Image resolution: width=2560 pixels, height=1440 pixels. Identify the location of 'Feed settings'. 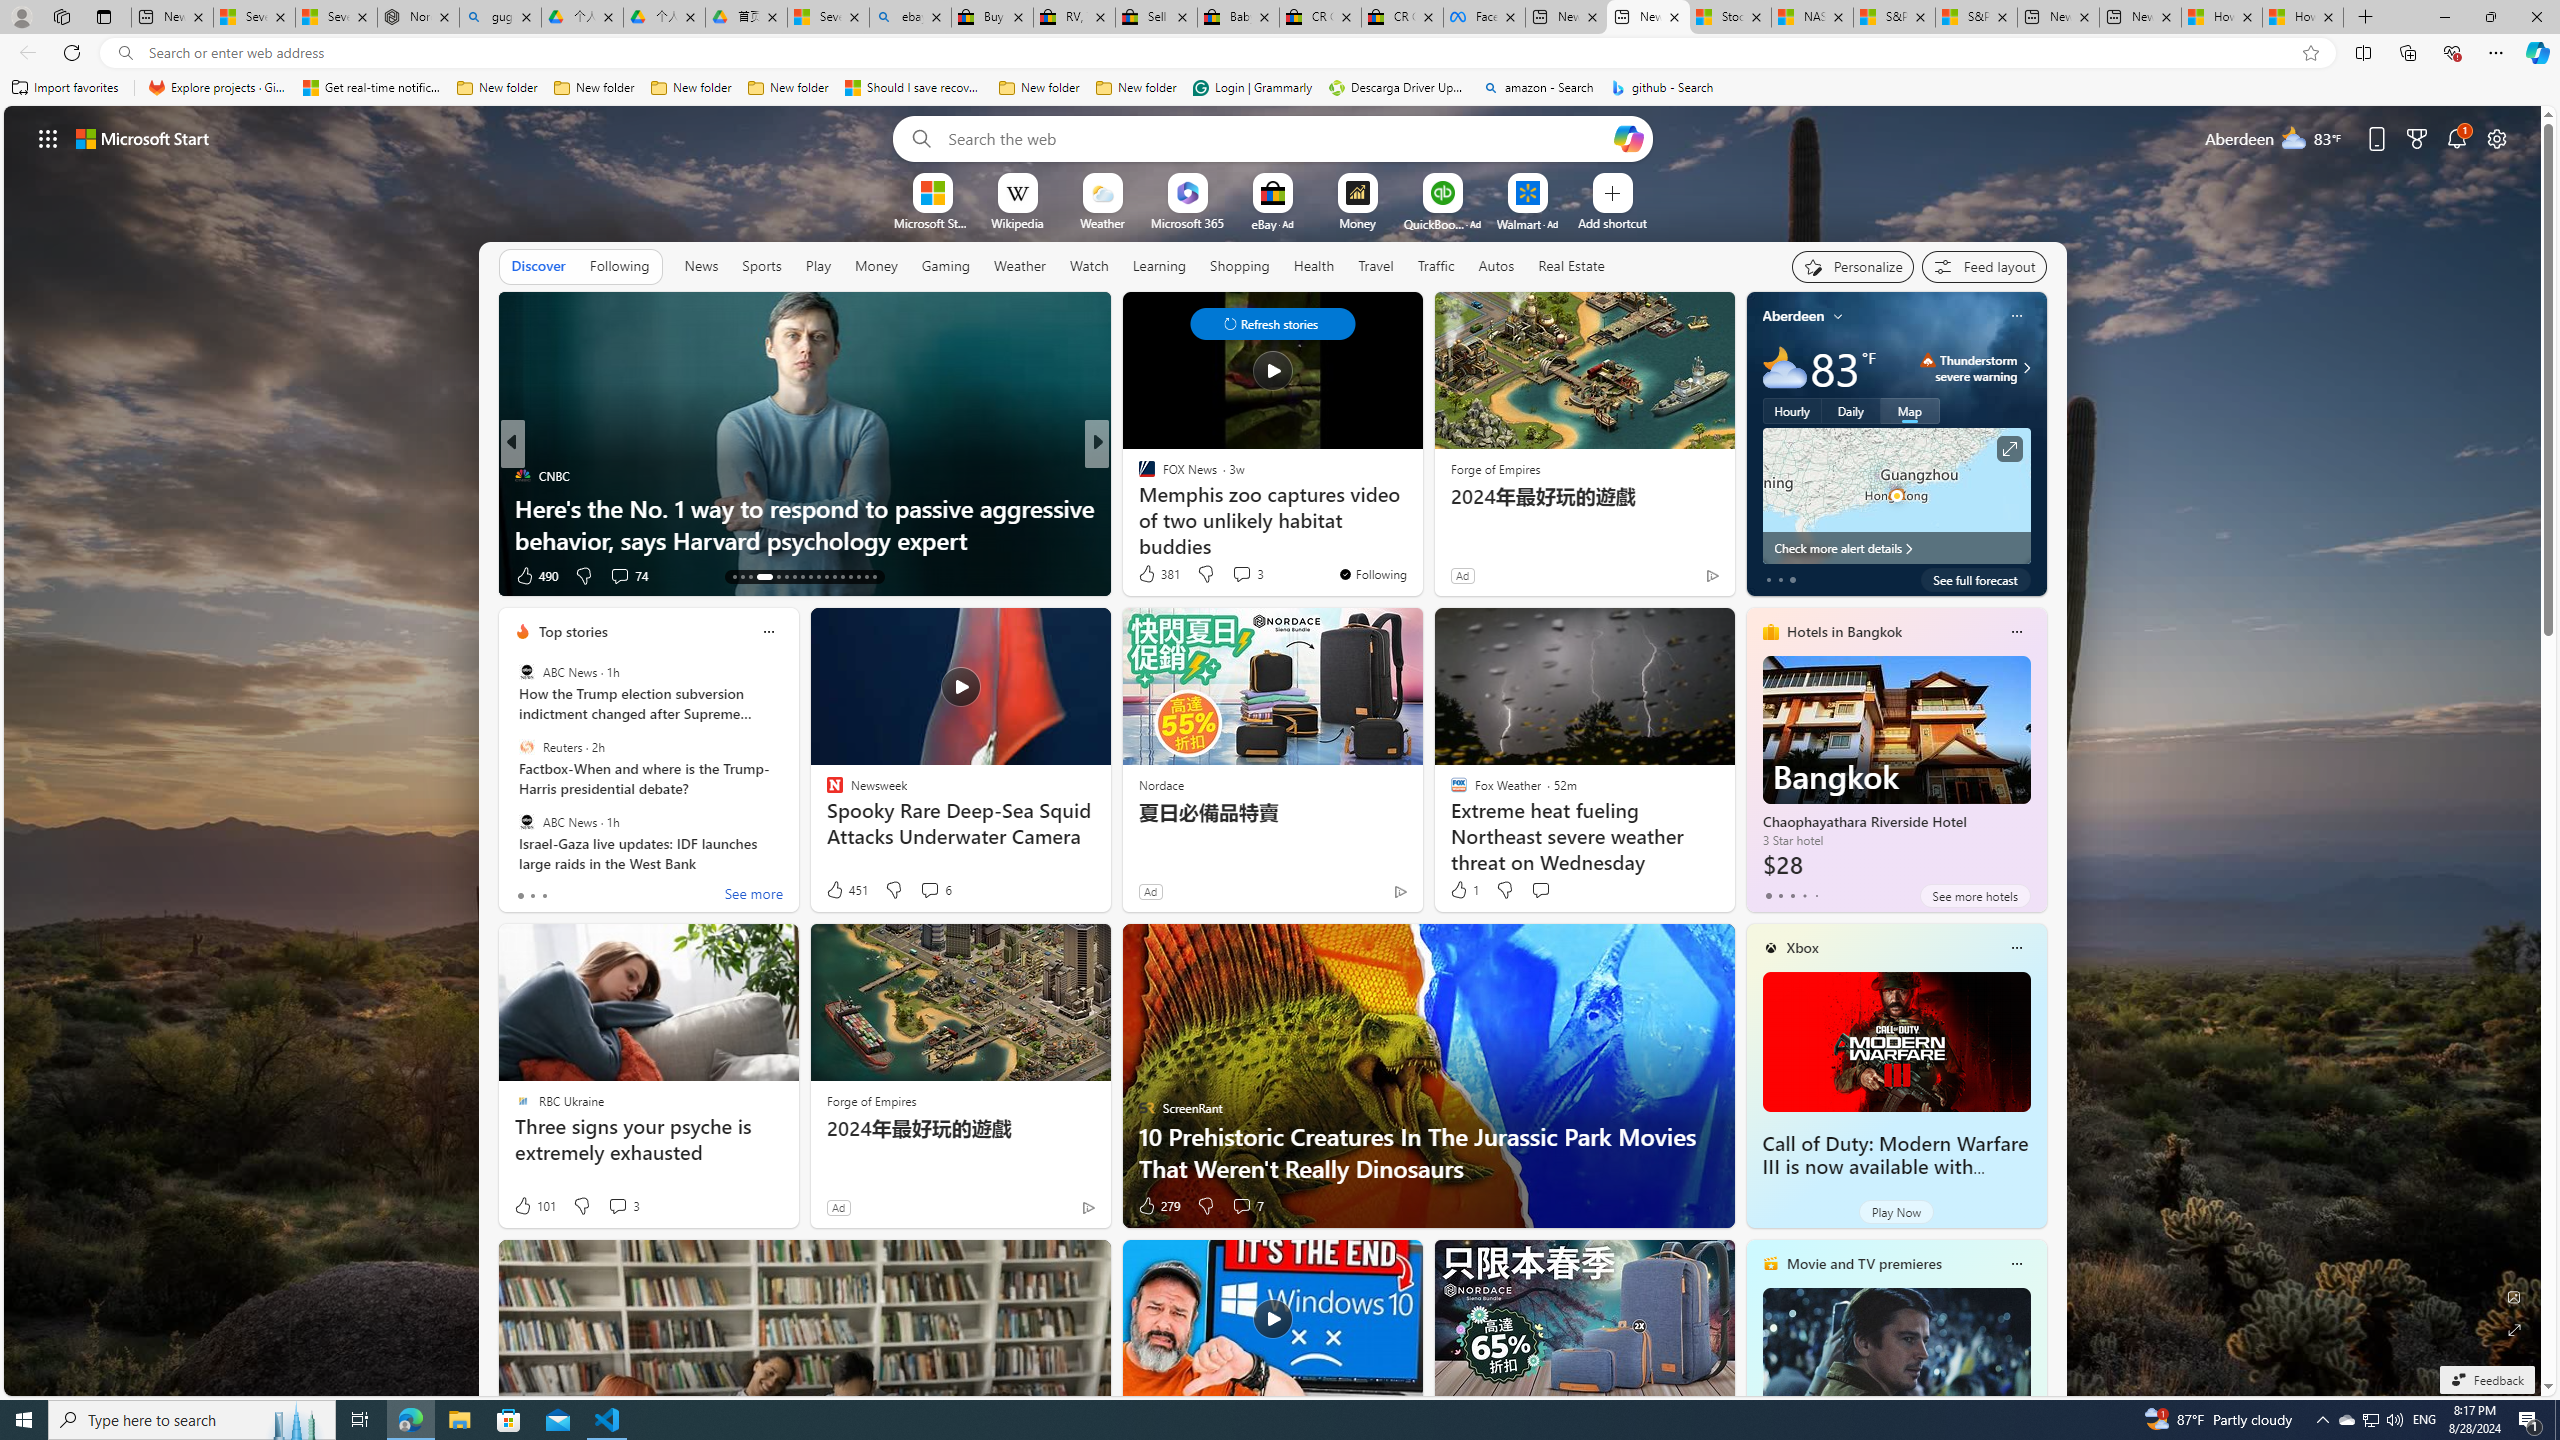
(1984, 267).